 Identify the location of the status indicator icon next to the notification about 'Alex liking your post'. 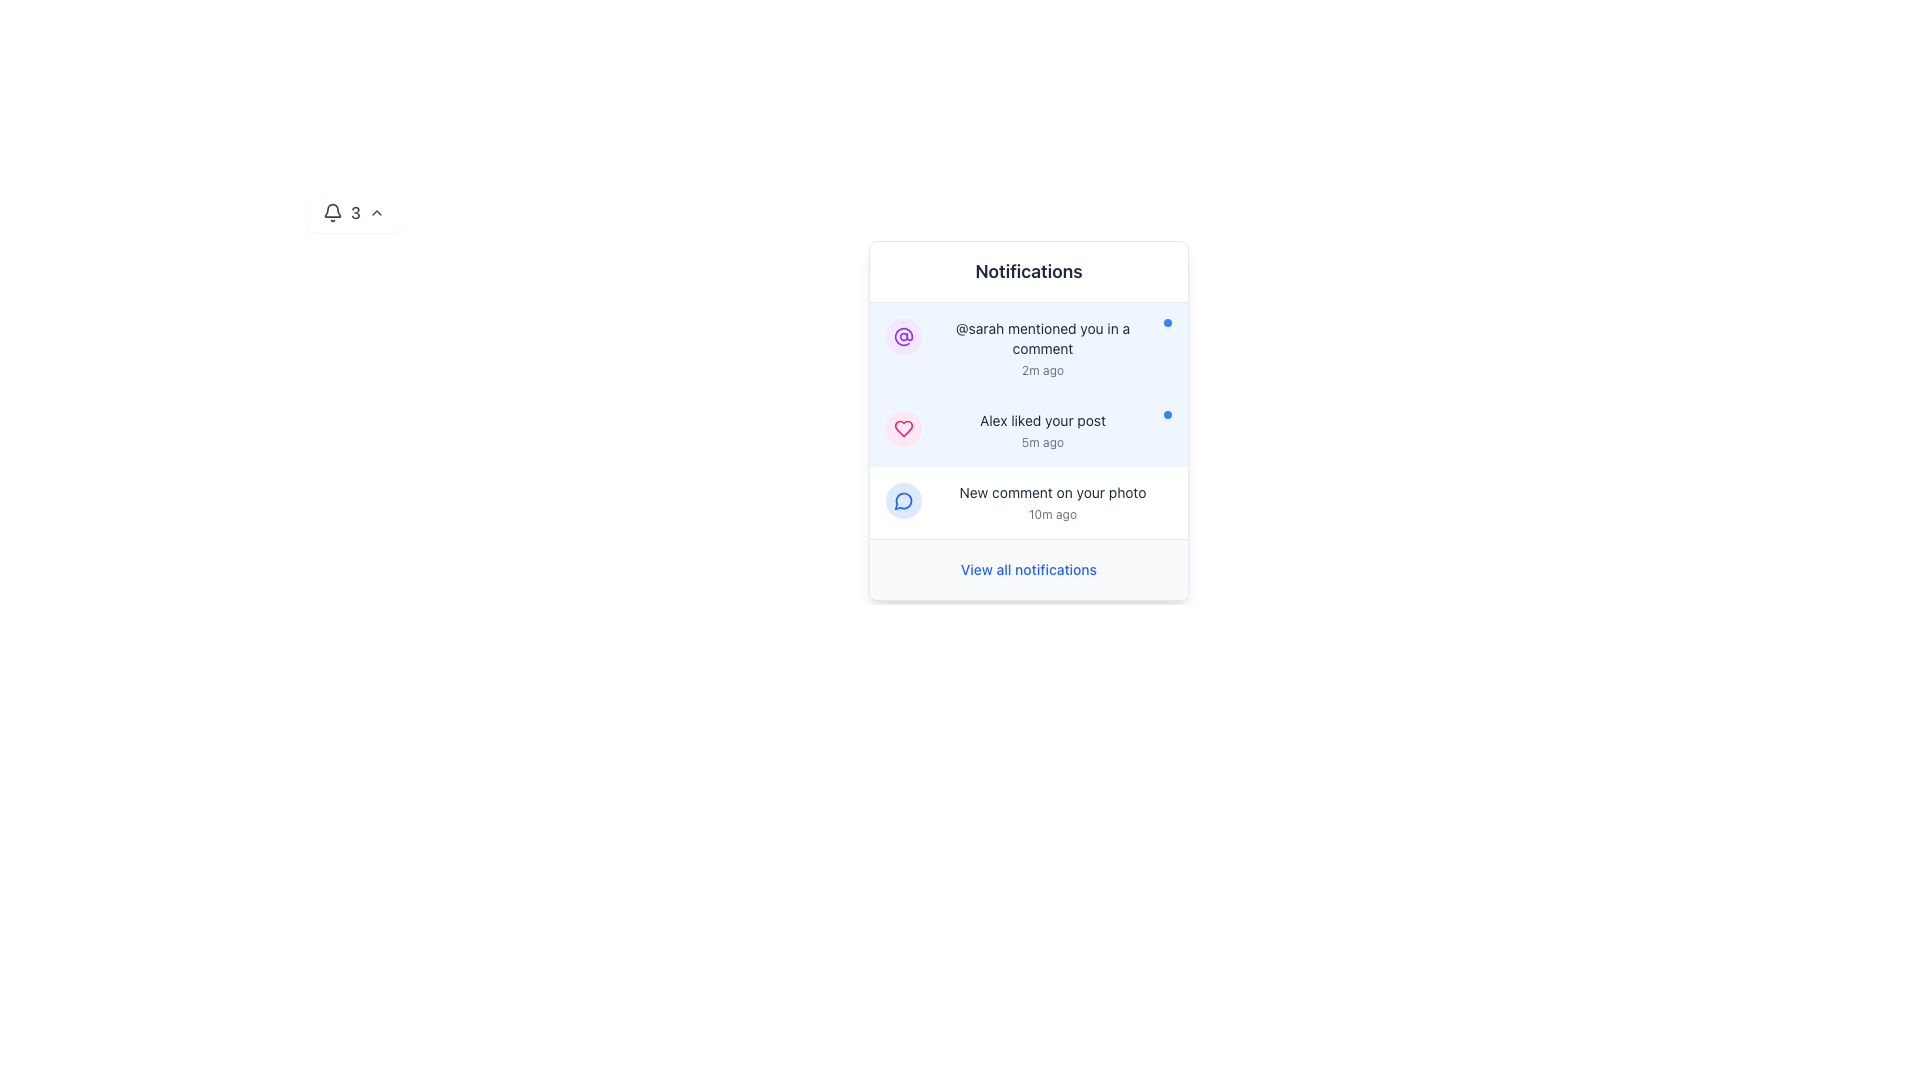
(902, 427).